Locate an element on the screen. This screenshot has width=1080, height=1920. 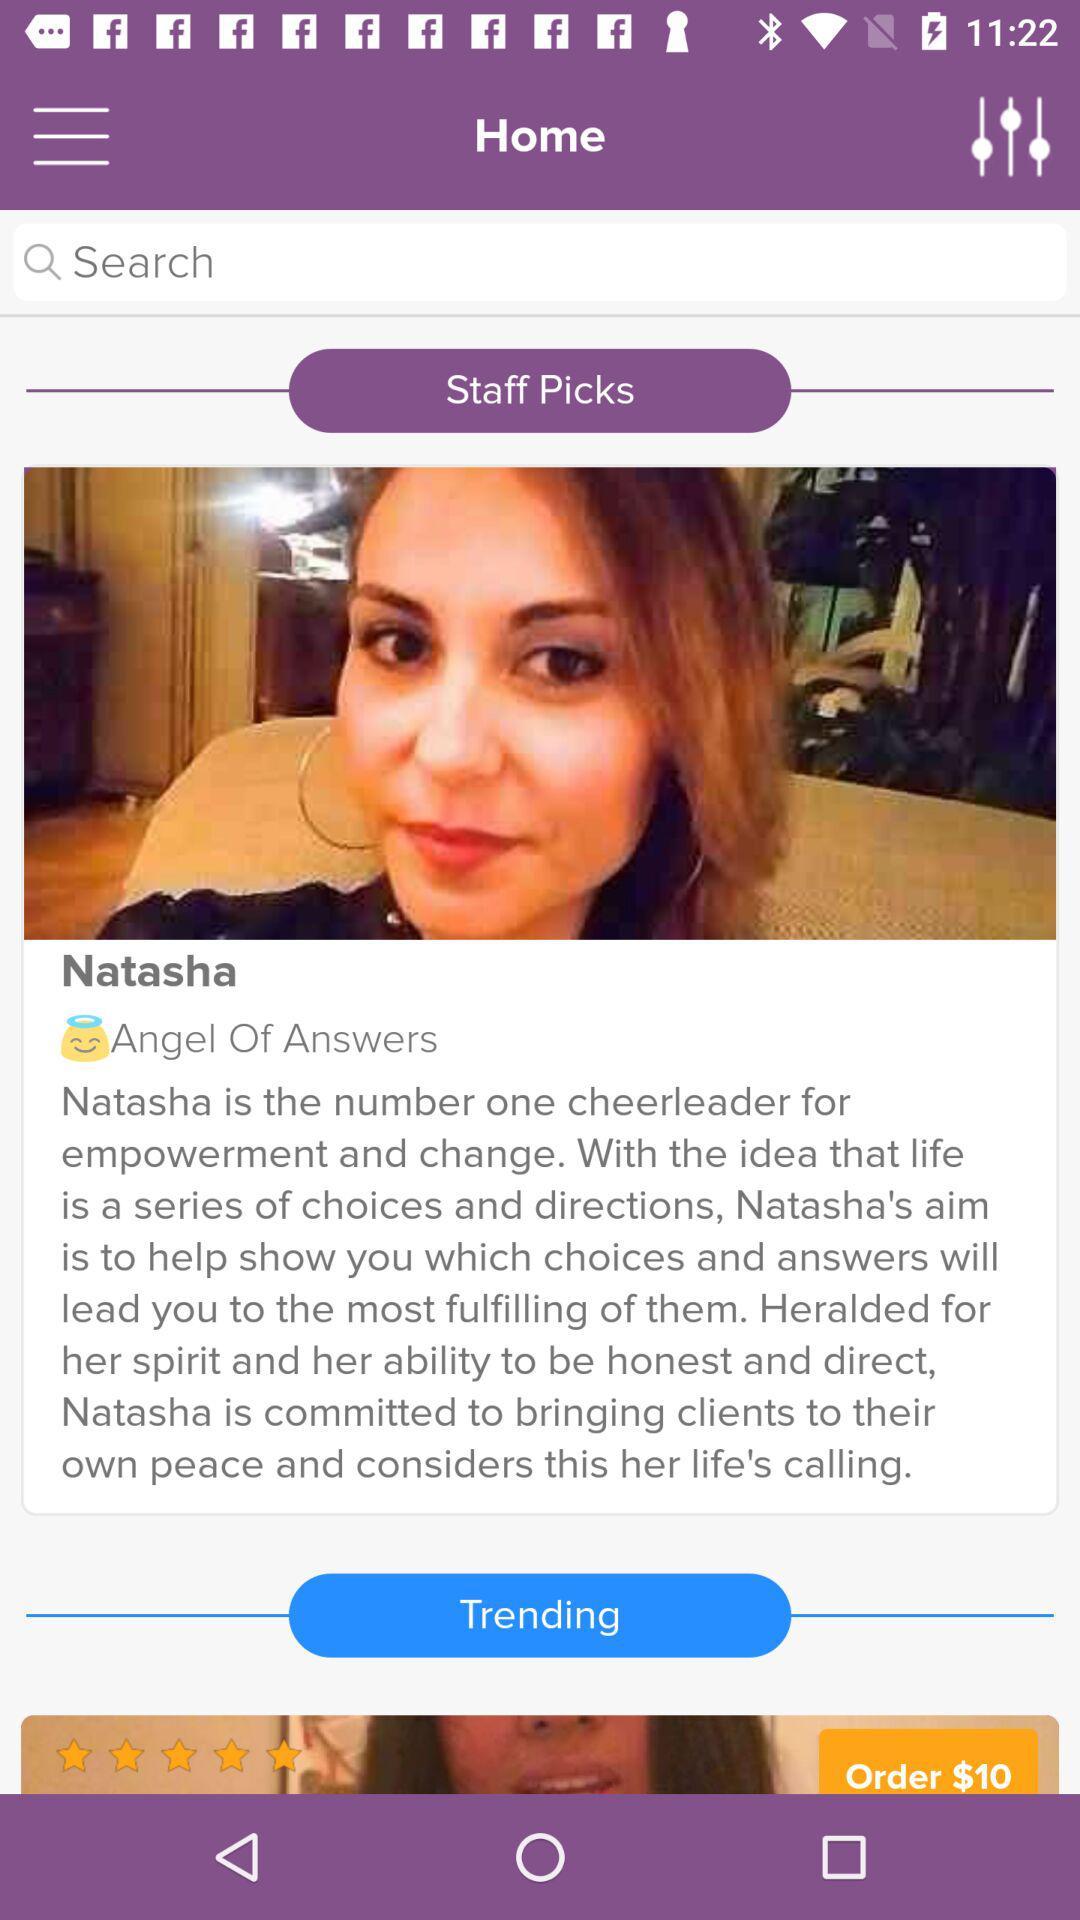
bring up page options is located at coordinates (1011, 135).